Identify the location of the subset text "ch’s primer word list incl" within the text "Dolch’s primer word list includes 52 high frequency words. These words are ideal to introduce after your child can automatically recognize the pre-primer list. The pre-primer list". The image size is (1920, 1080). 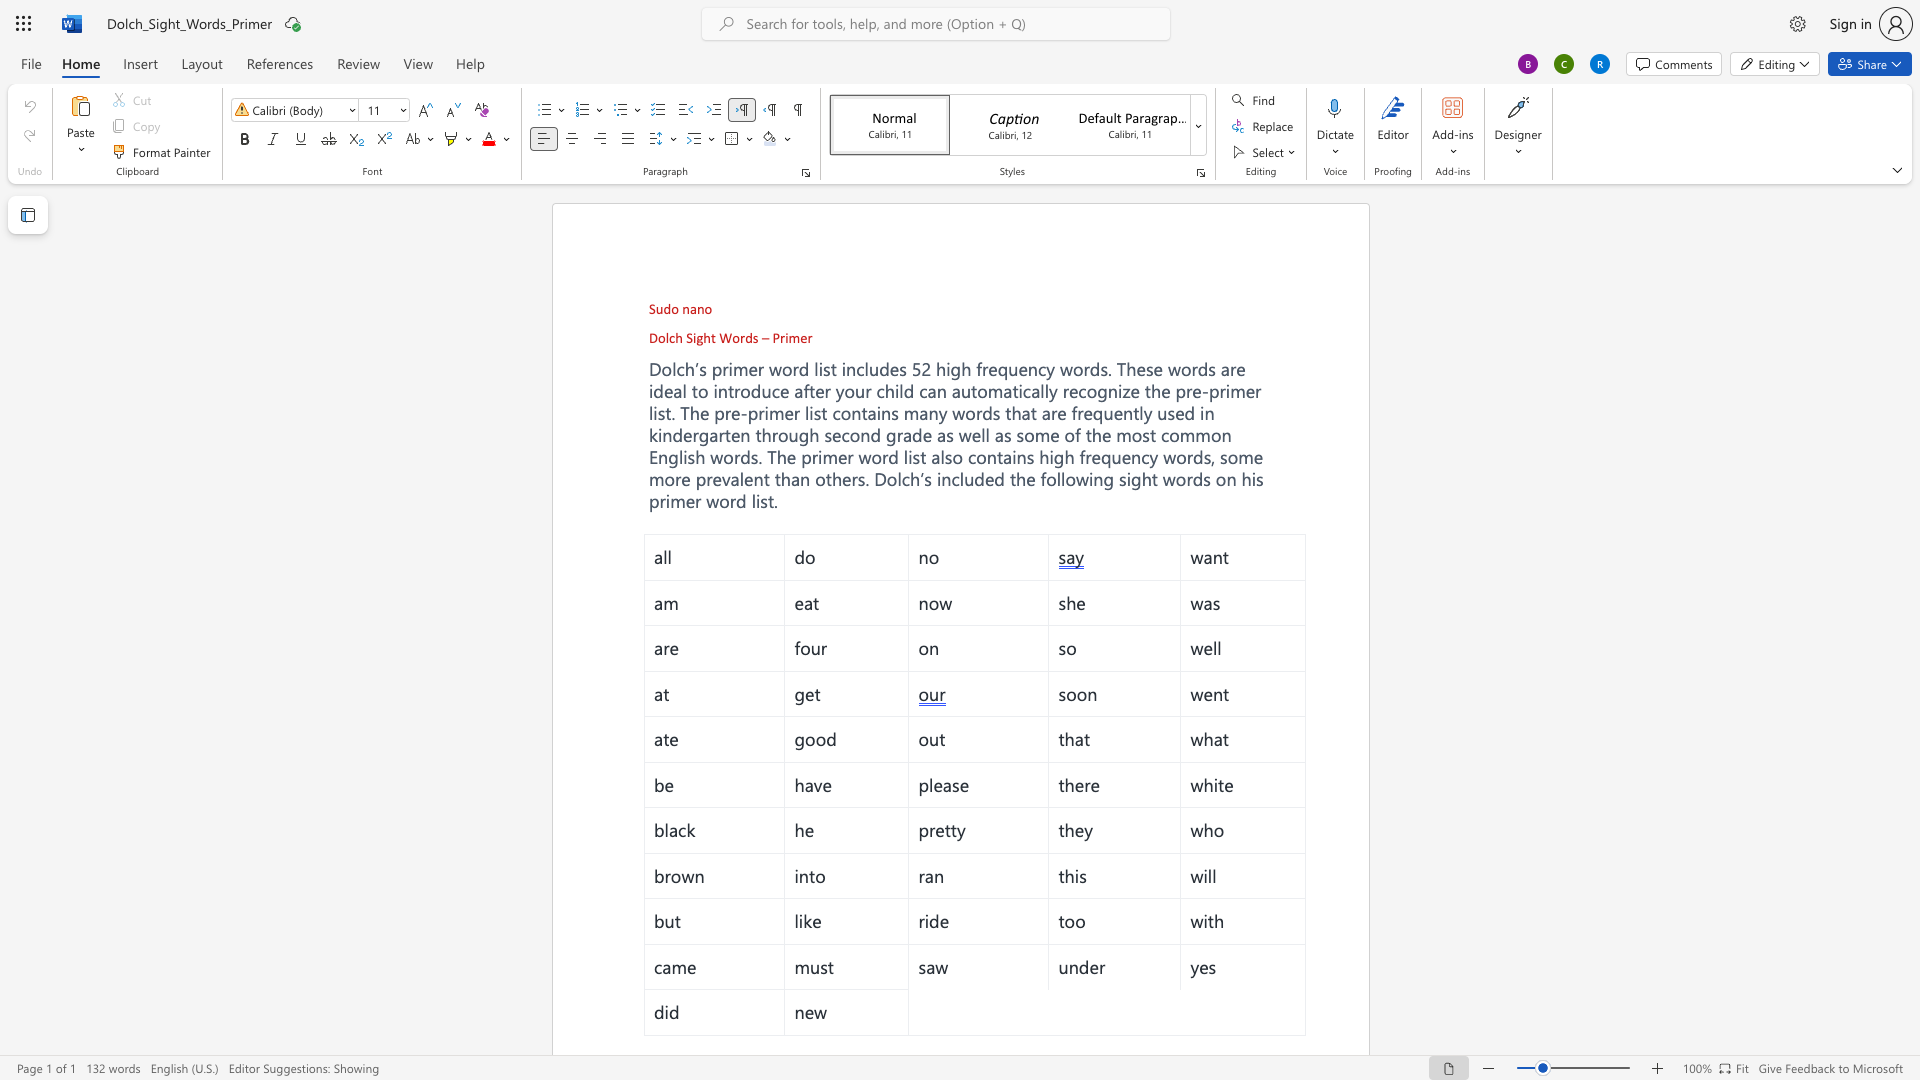
(676, 369).